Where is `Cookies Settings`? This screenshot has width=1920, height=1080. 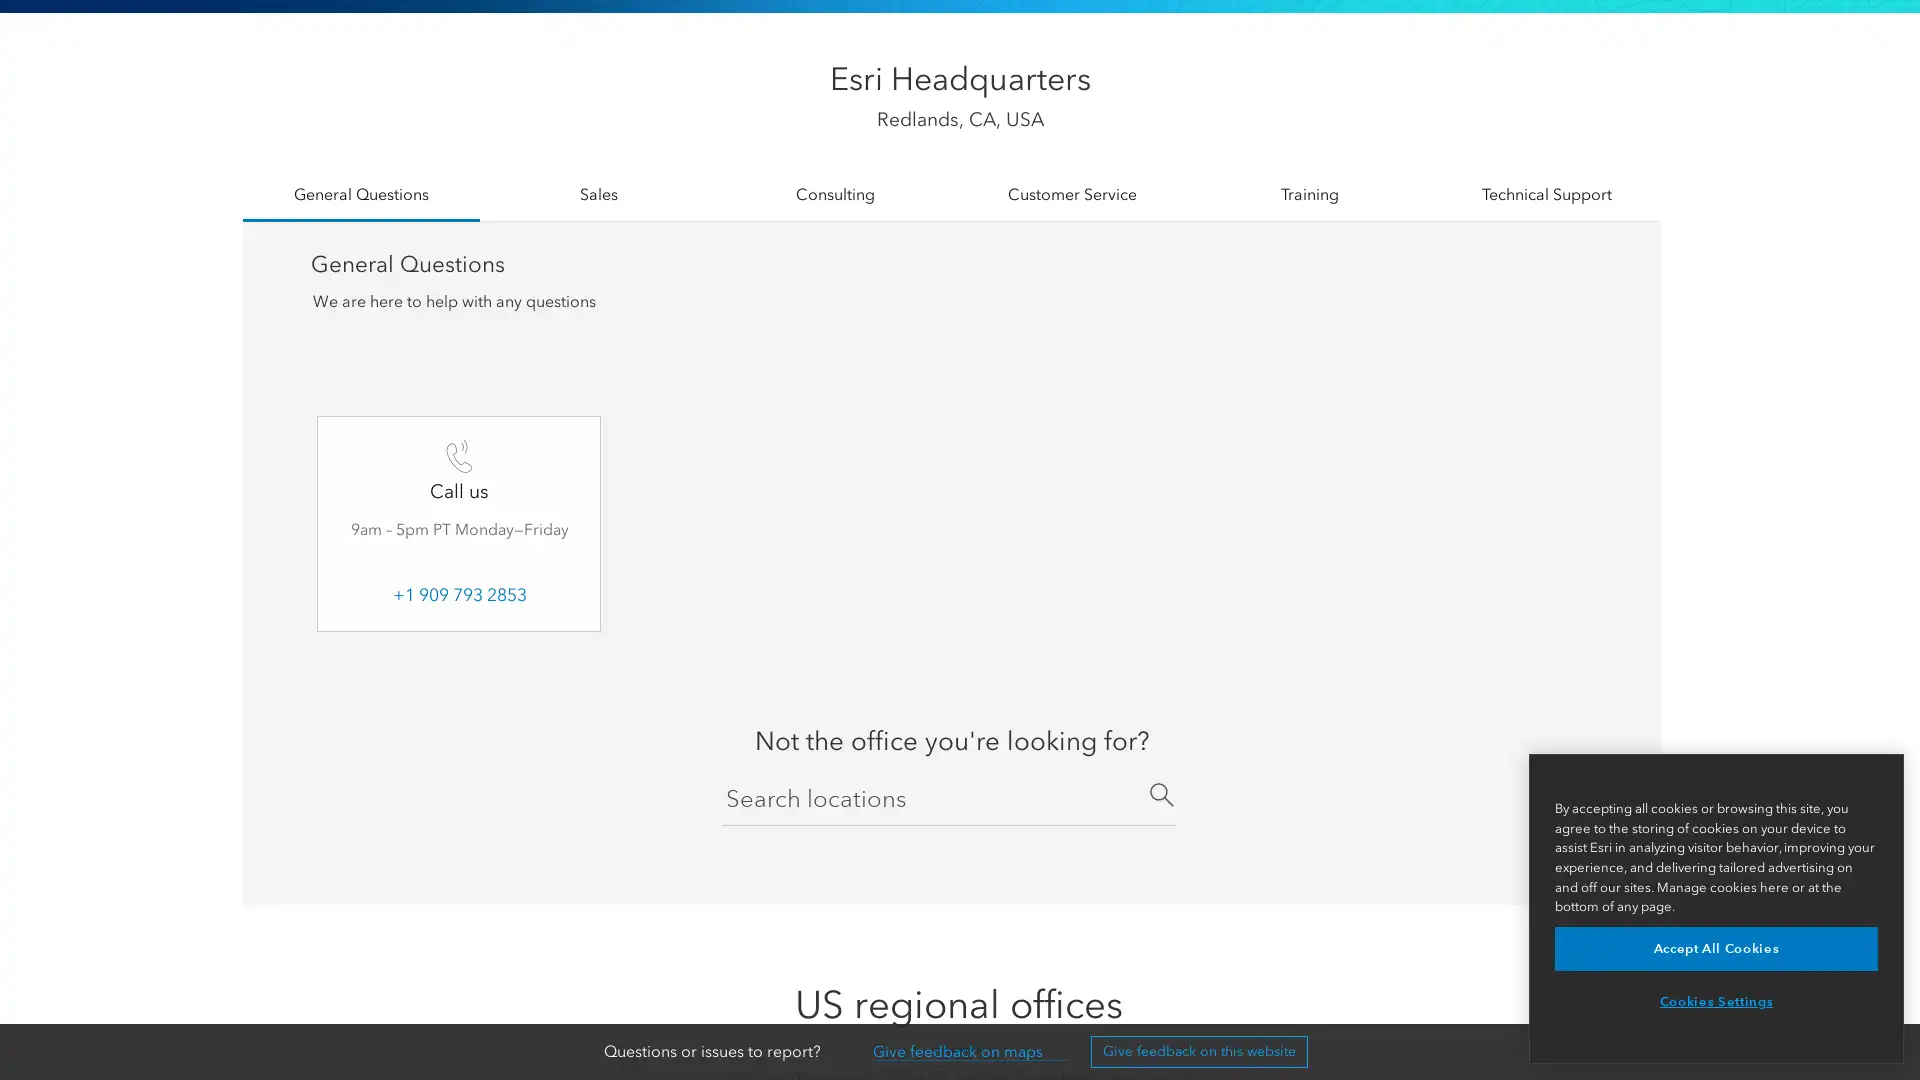 Cookies Settings is located at coordinates (1715, 1002).